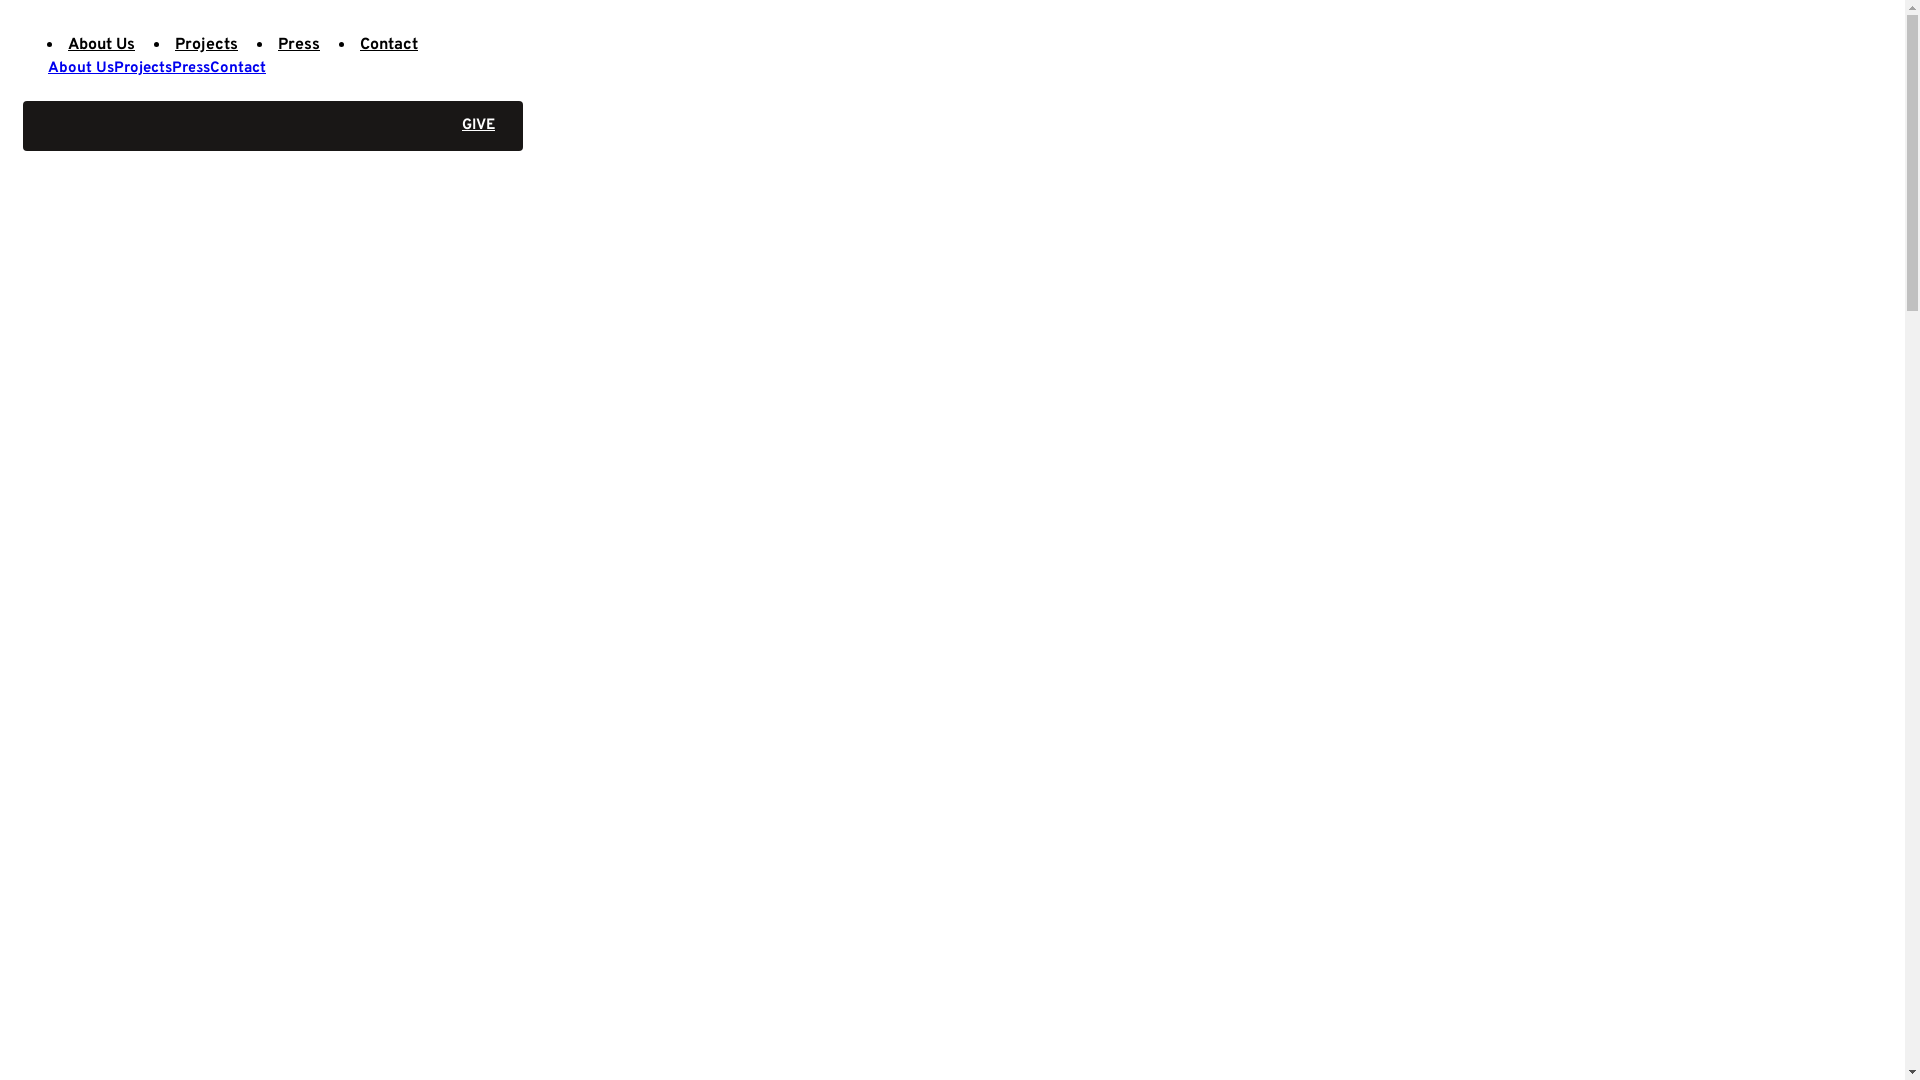 The width and height of the screenshot is (1920, 1080). Describe the element at coordinates (388, 45) in the screenshot. I see `'Contact'` at that location.